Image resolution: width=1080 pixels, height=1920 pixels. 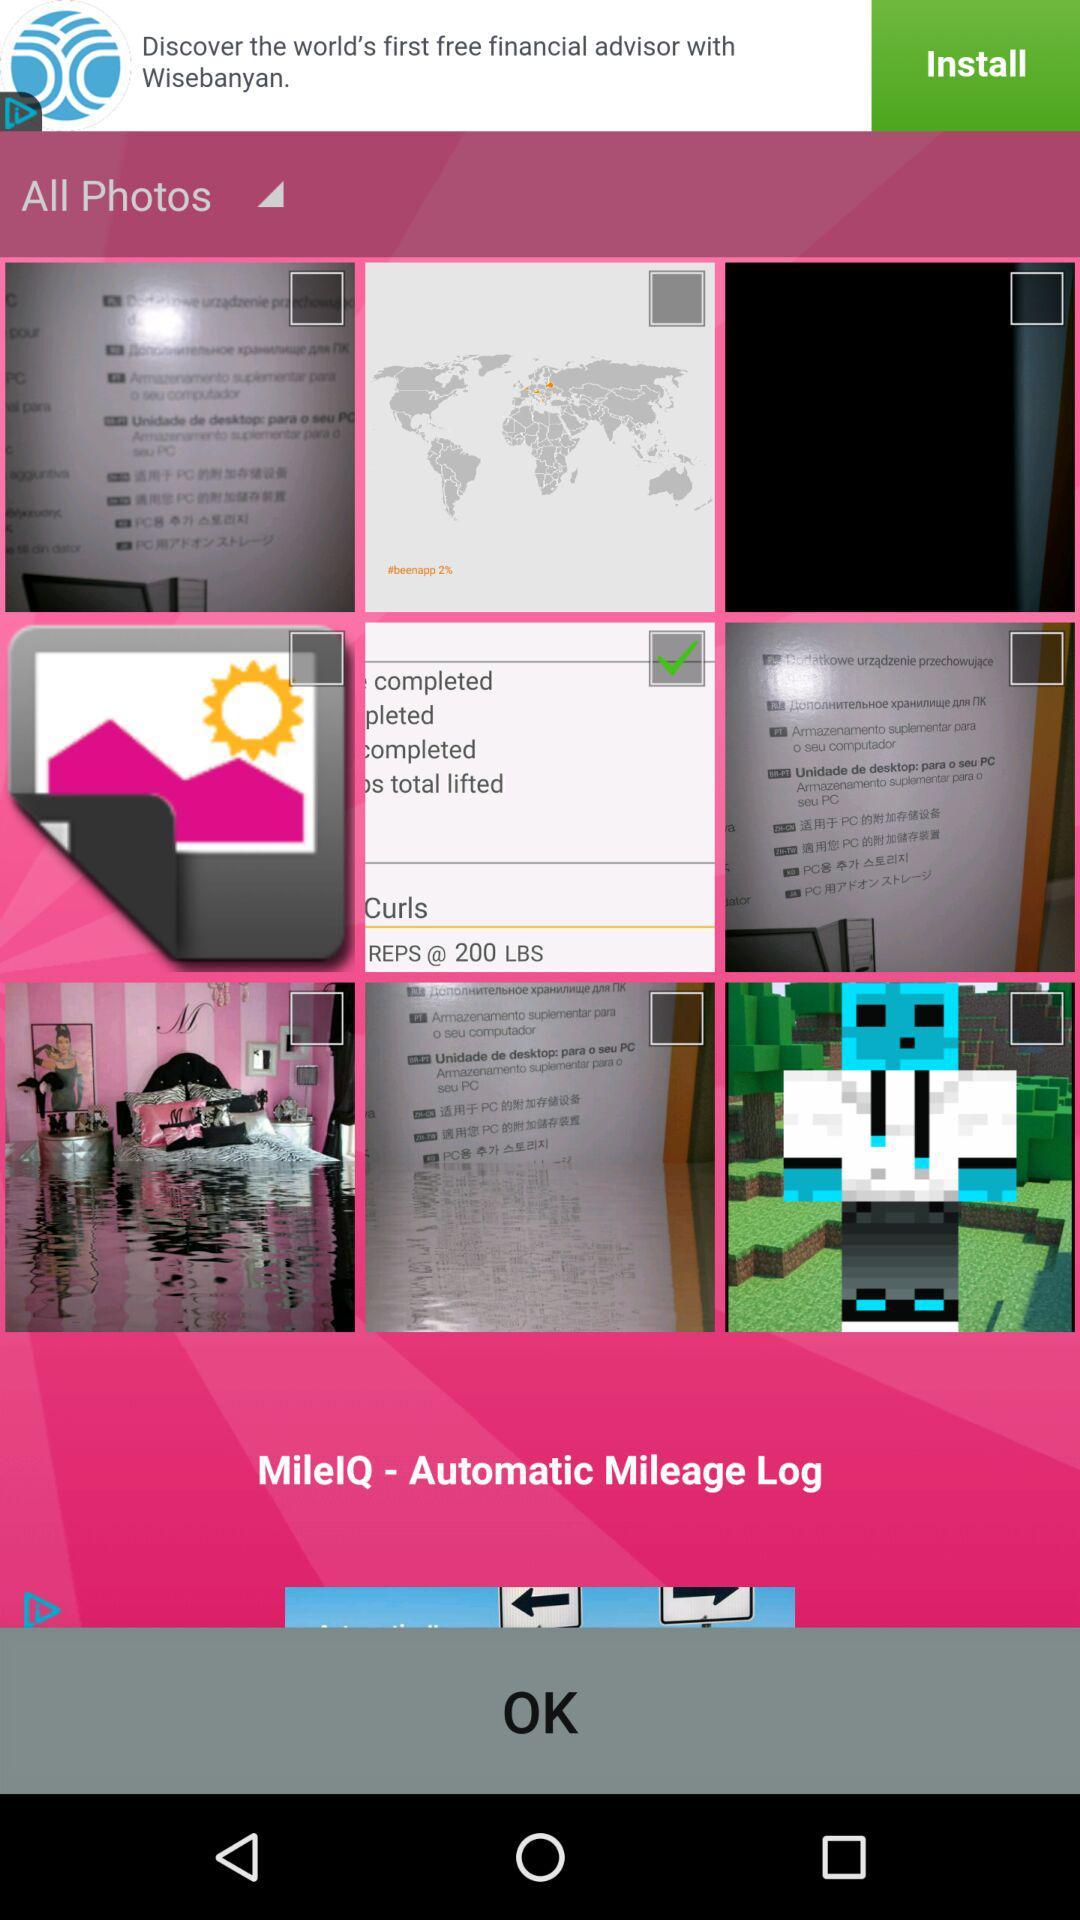 What do you see at coordinates (540, 65) in the screenshot?
I see `open advertisement` at bounding box center [540, 65].